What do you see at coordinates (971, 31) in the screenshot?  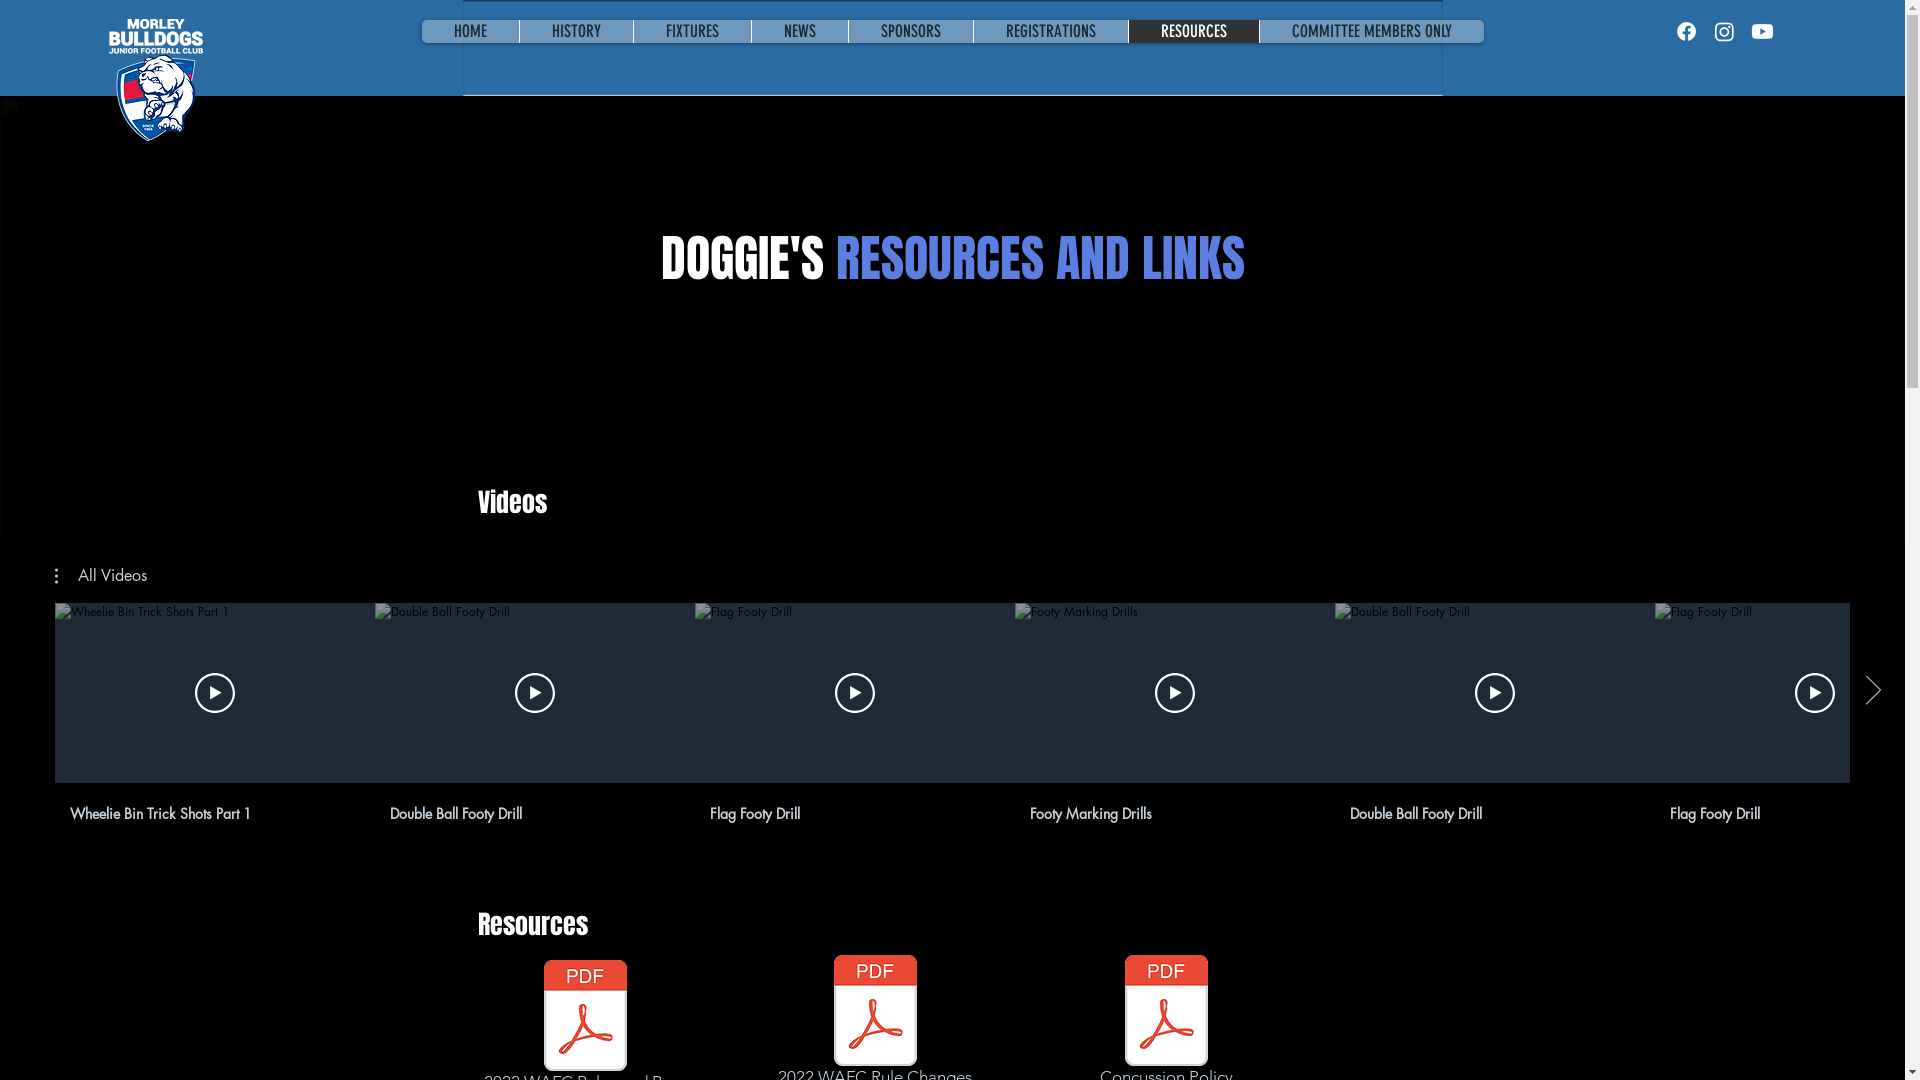 I see `'REGISTRATIONS'` at bounding box center [971, 31].